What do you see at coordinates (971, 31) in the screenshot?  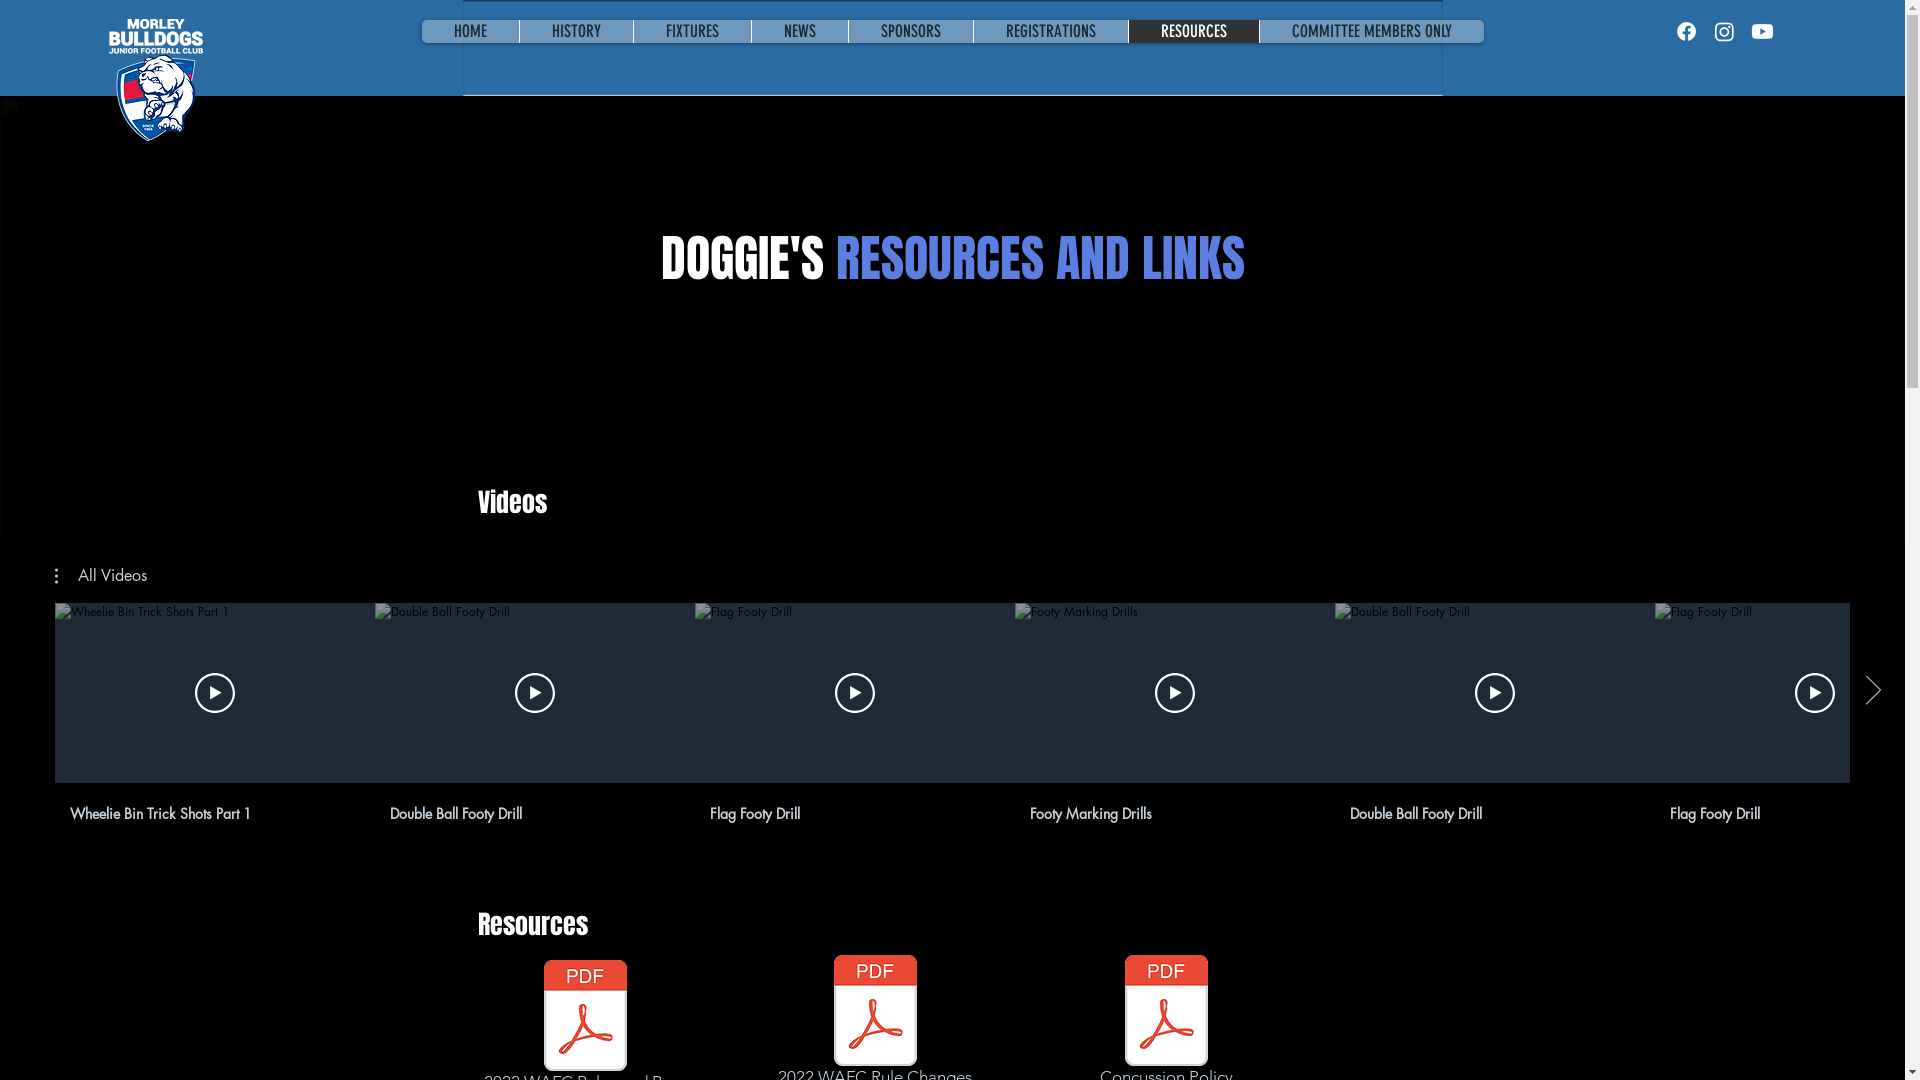 I see `'REGISTRATIONS'` at bounding box center [971, 31].